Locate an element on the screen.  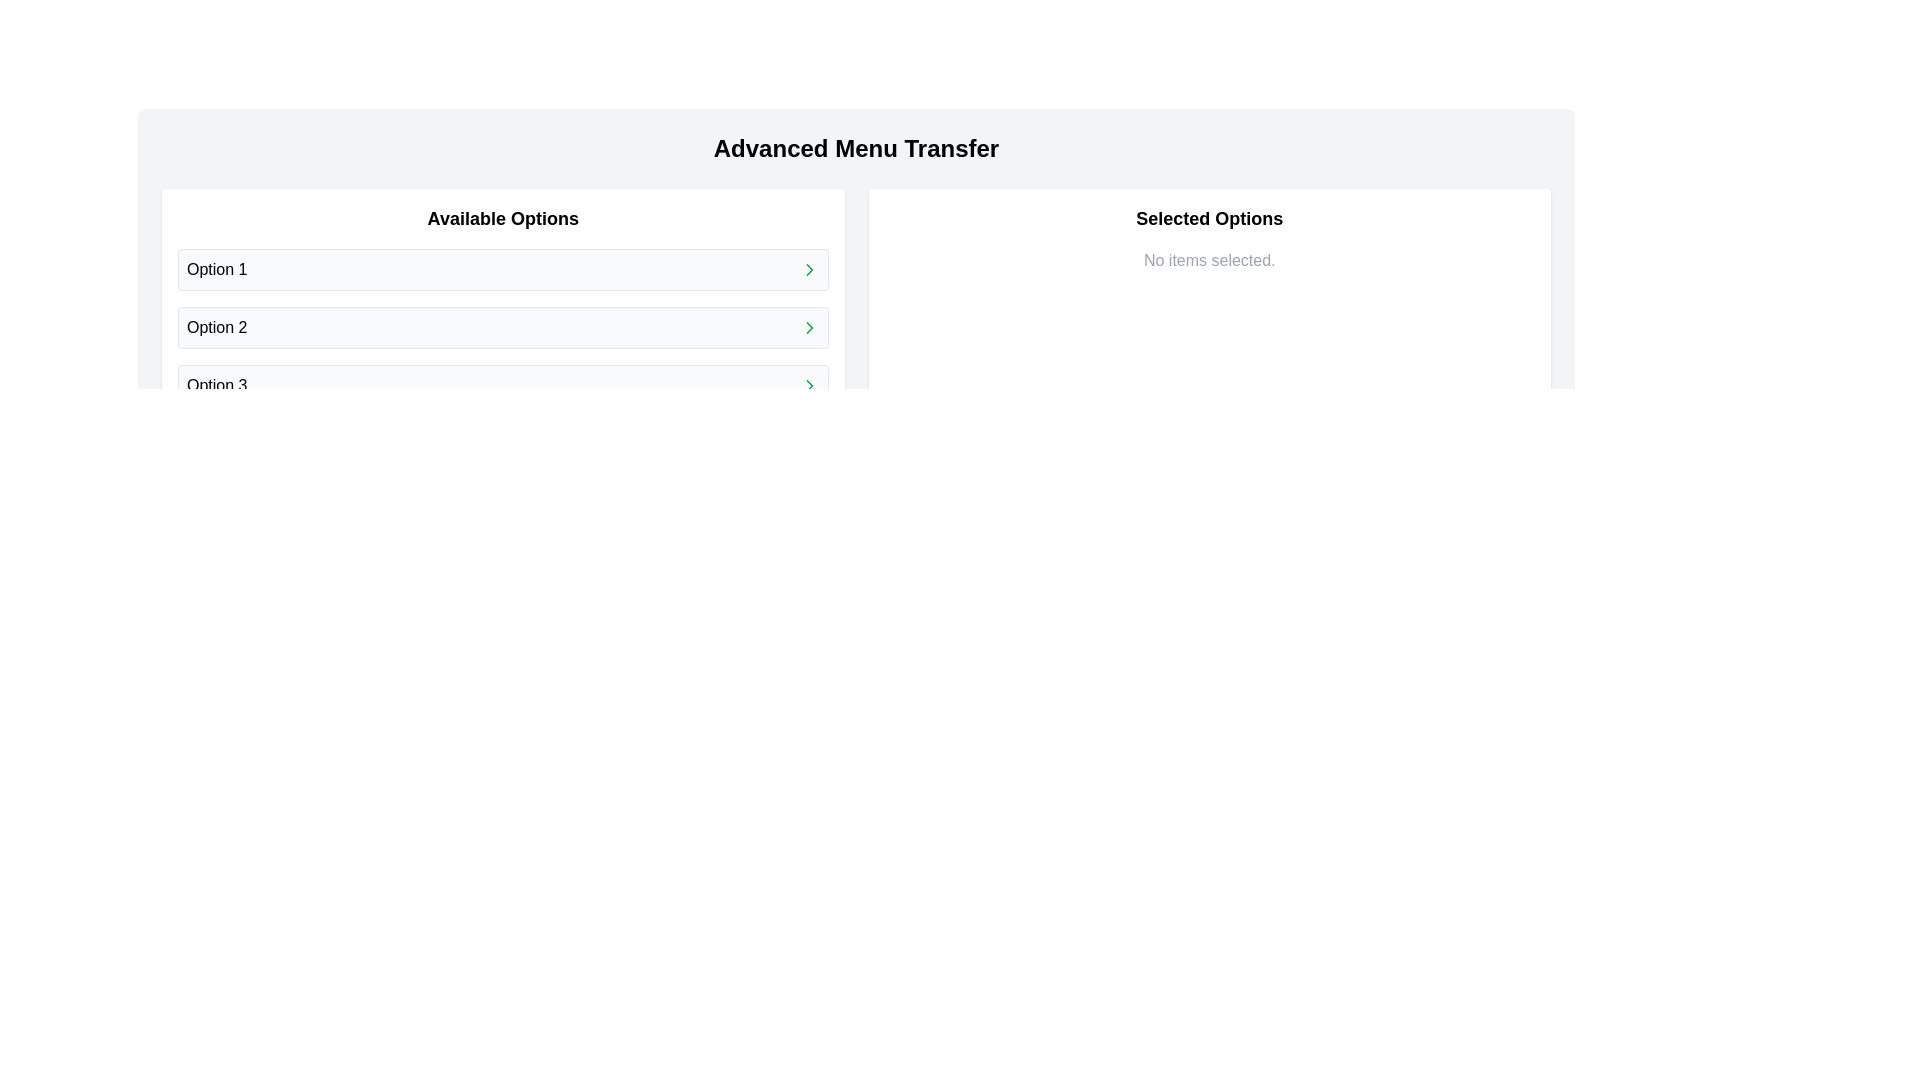
the 'Option 2' button in the vertical list of 'Available Options' is located at coordinates (503, 326).